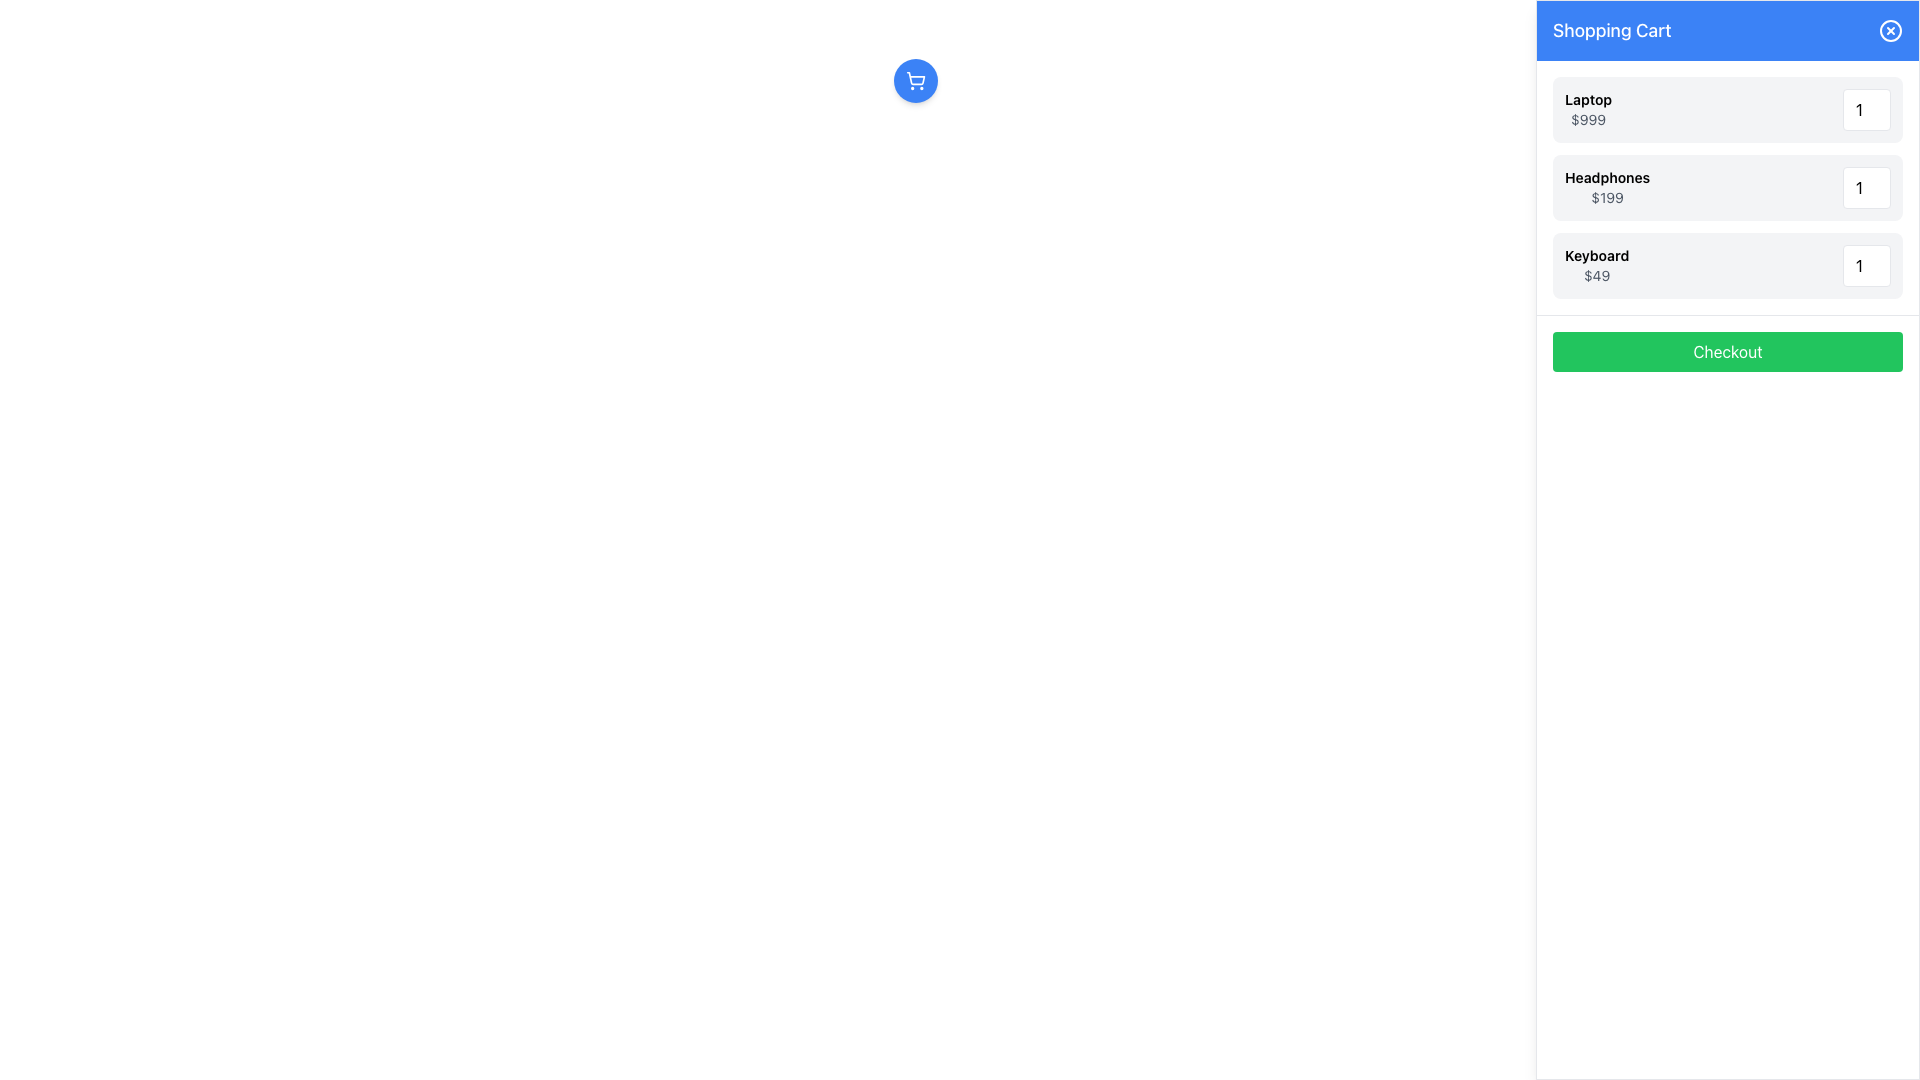 This screenshot has width=1920, height=1080. Describe the element at coordinates (1612, 30) in the screenshot. I see `the text label indicating the shopping cart section in the blue header bar` at that location.